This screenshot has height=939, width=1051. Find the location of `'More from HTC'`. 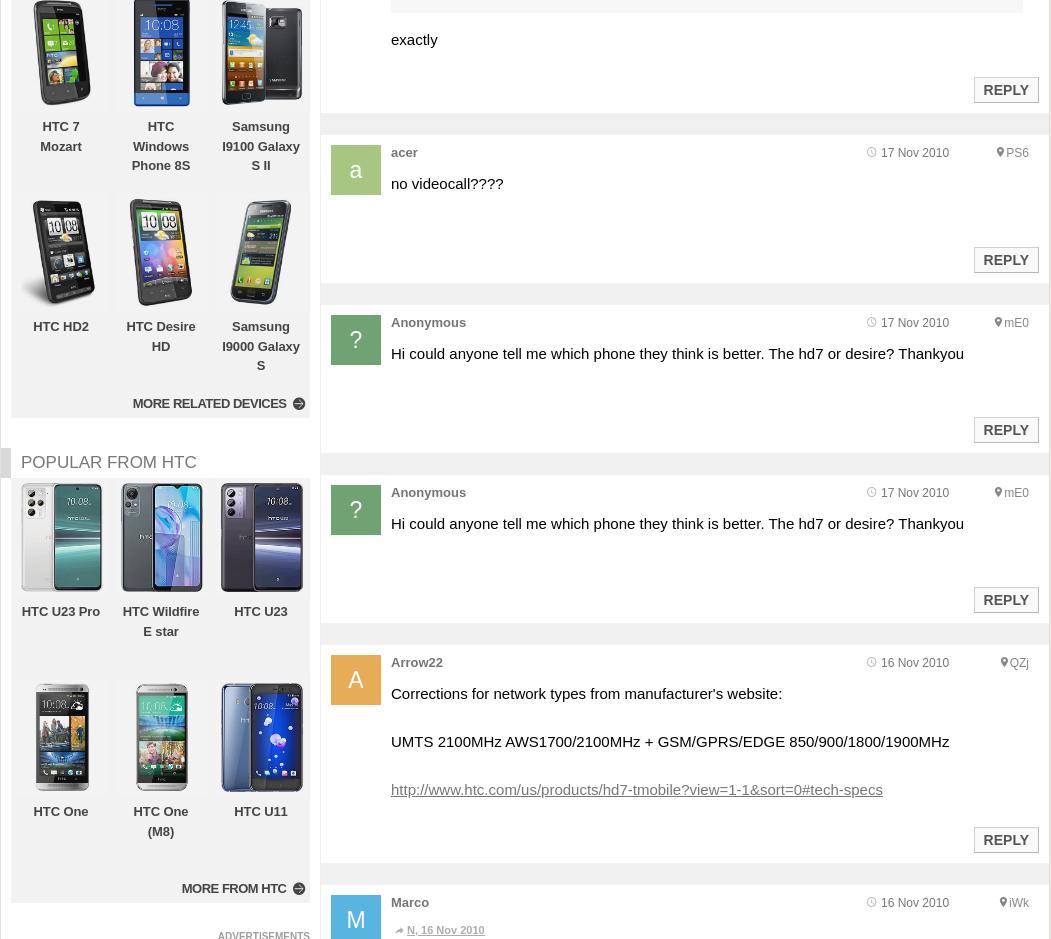

'More from HTC' is located at coordinates (180, 887).